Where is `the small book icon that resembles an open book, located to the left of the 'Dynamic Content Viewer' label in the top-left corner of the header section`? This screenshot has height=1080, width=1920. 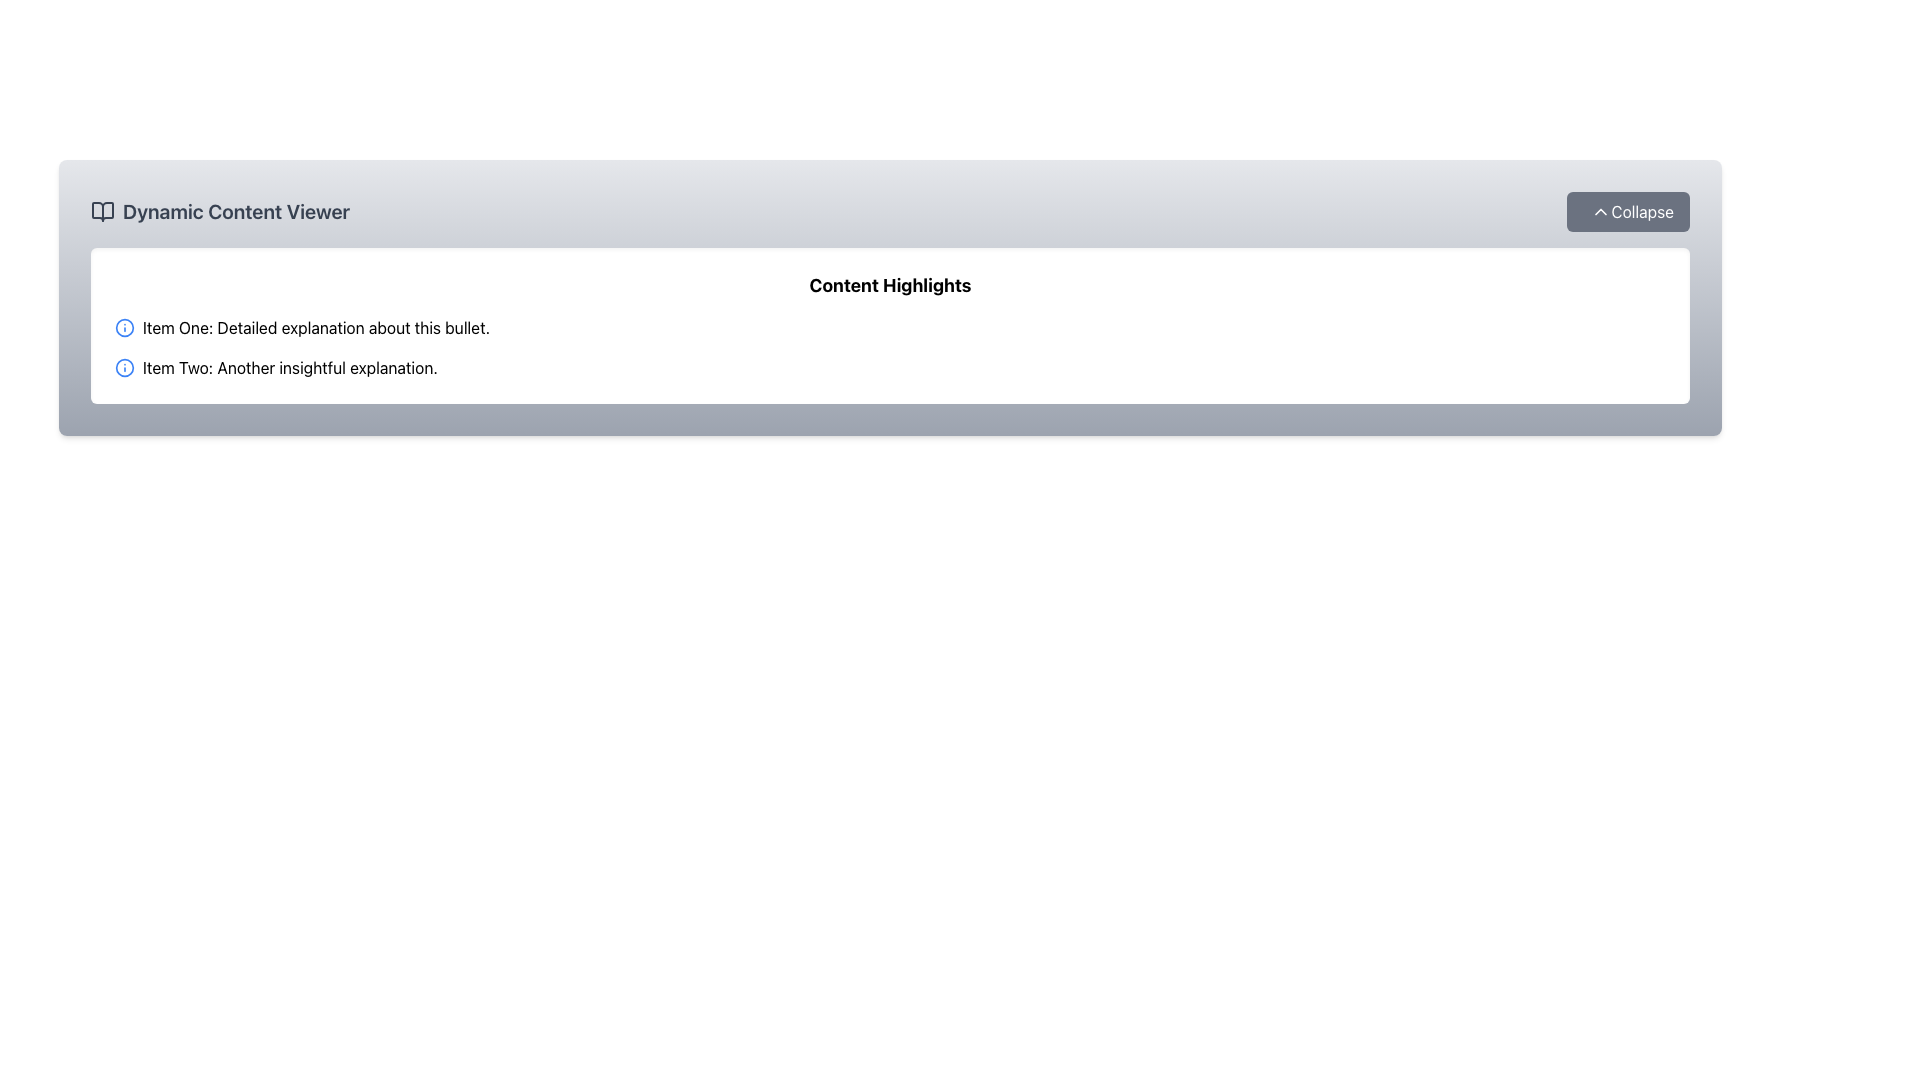
the small book icon that resembles an open book, located to the left of the 'Dynamic Content Viewer' label in the top-left corner of the header section is located at coordinates (101, 212).